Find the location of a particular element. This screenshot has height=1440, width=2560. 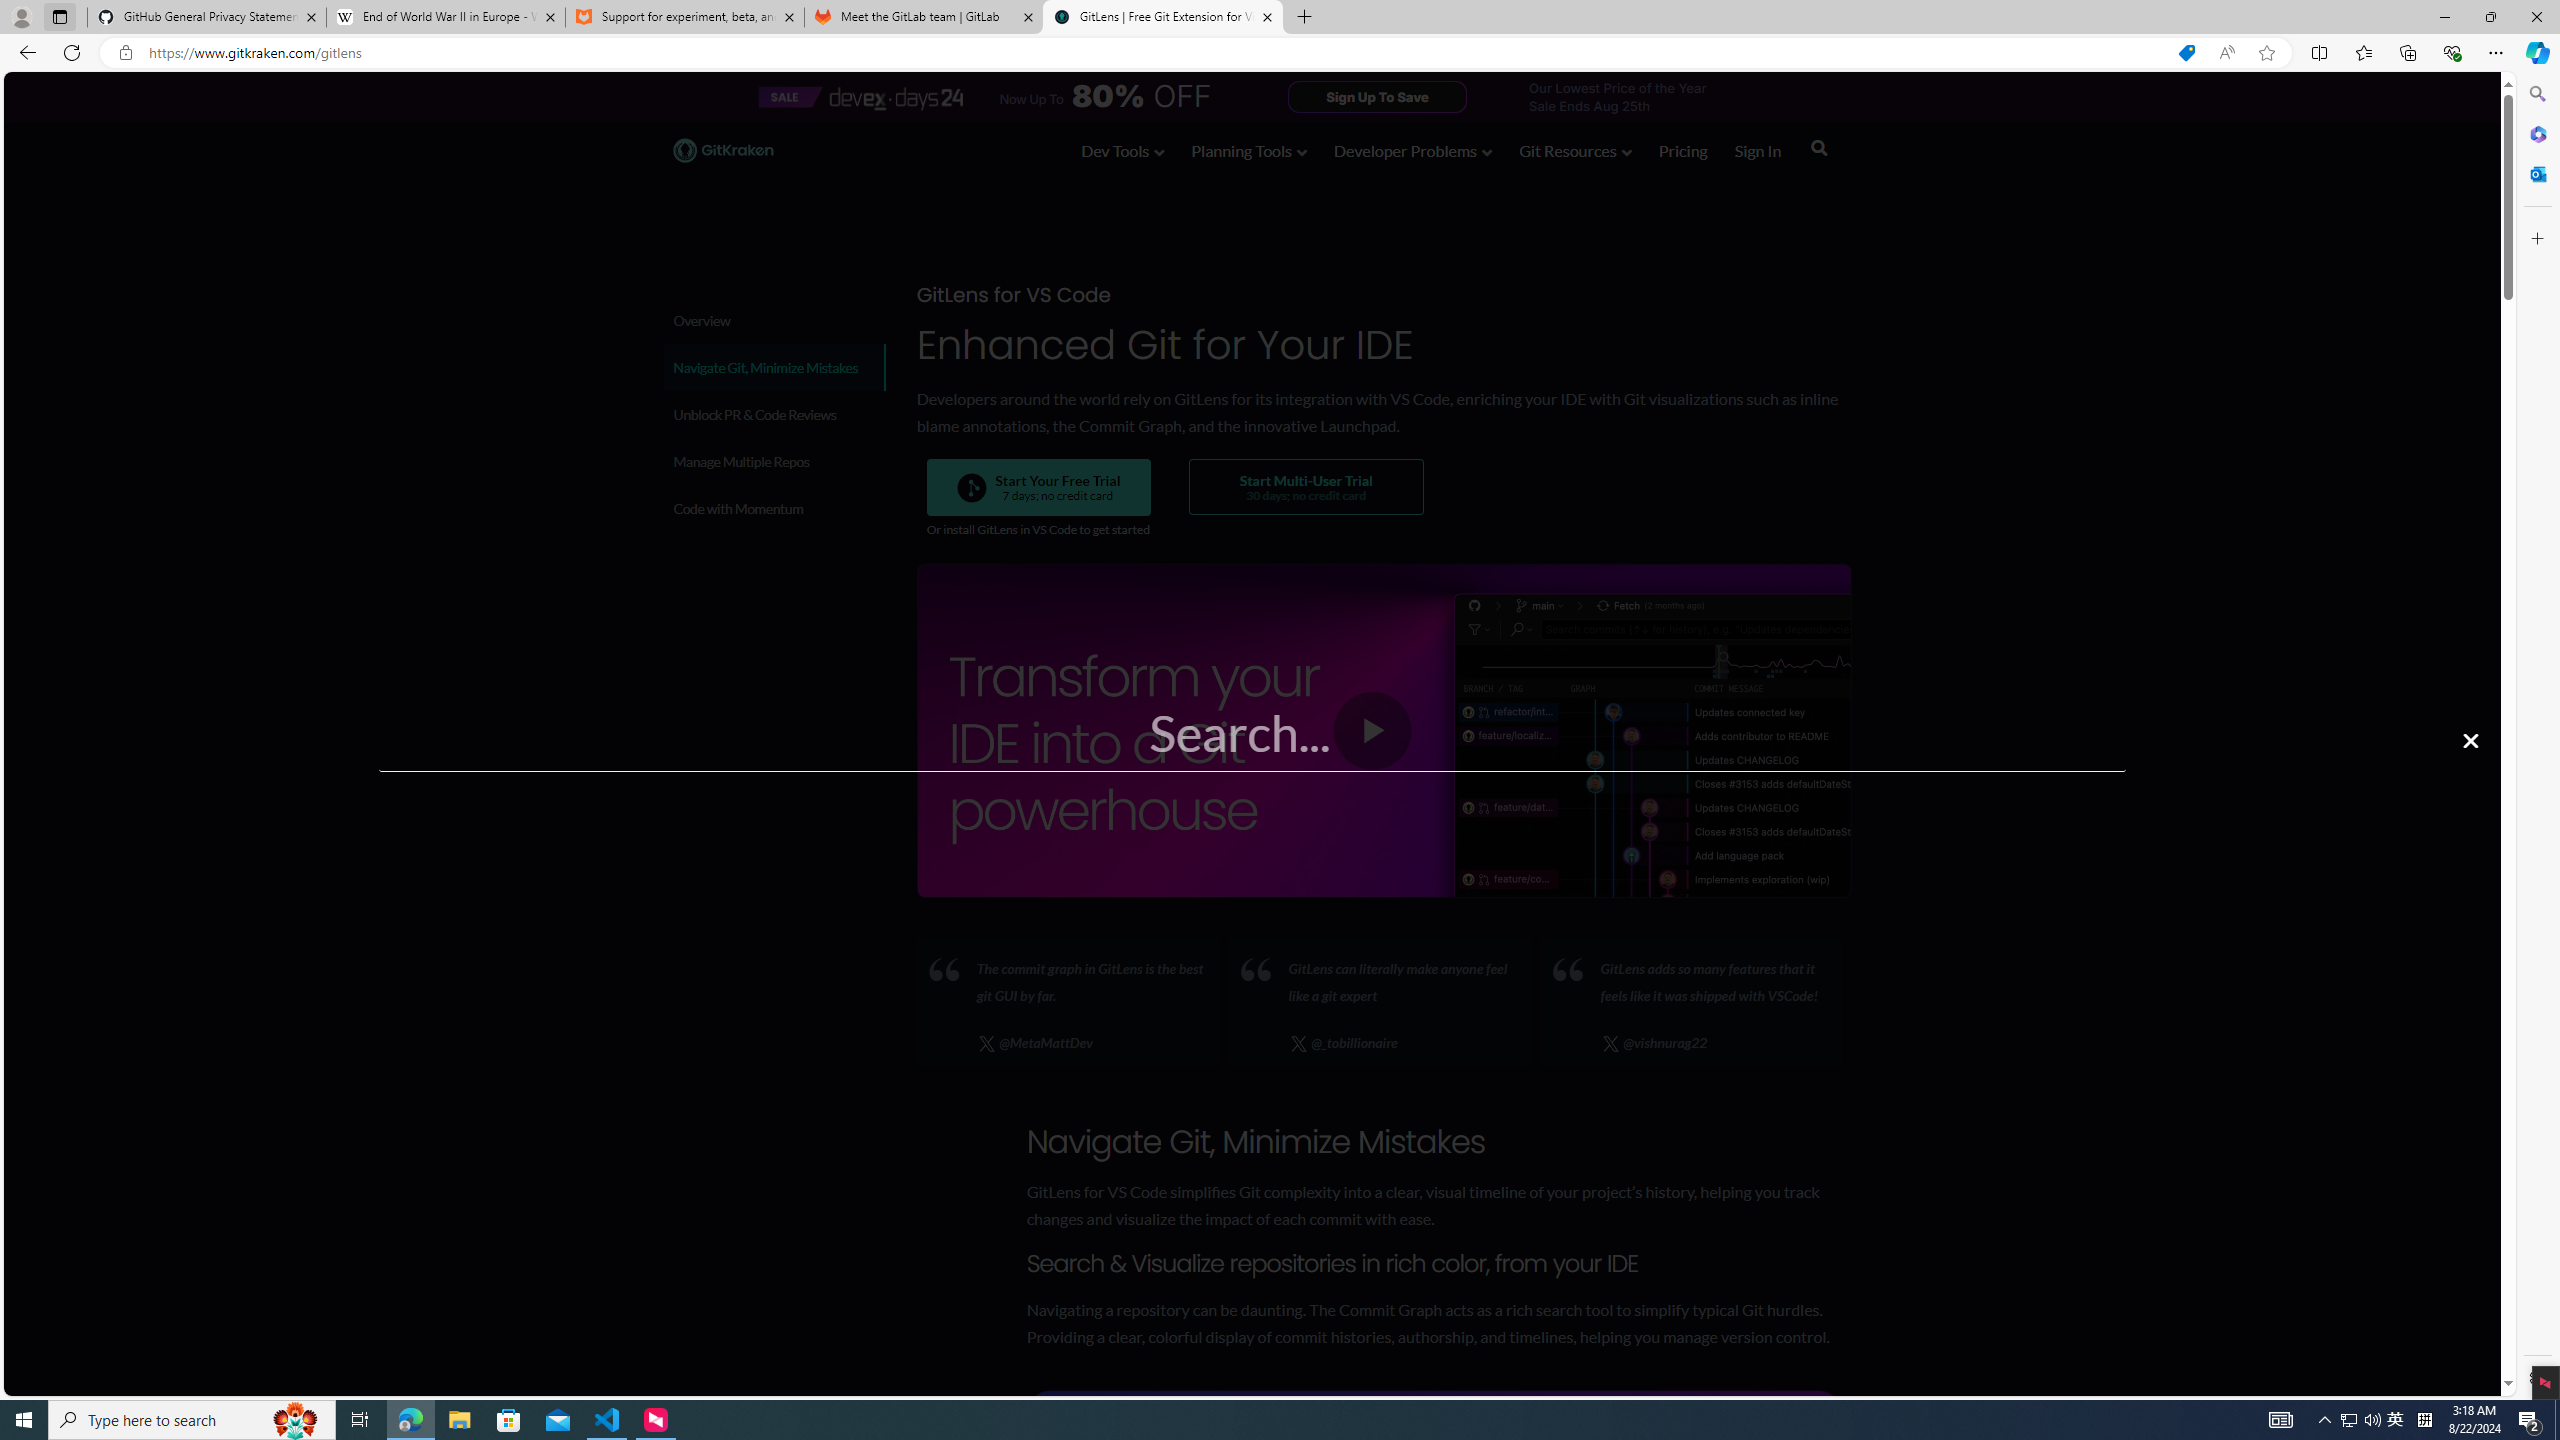

'End of World War II in Europe - Wikipedia' is located at coordinates (444, 16).